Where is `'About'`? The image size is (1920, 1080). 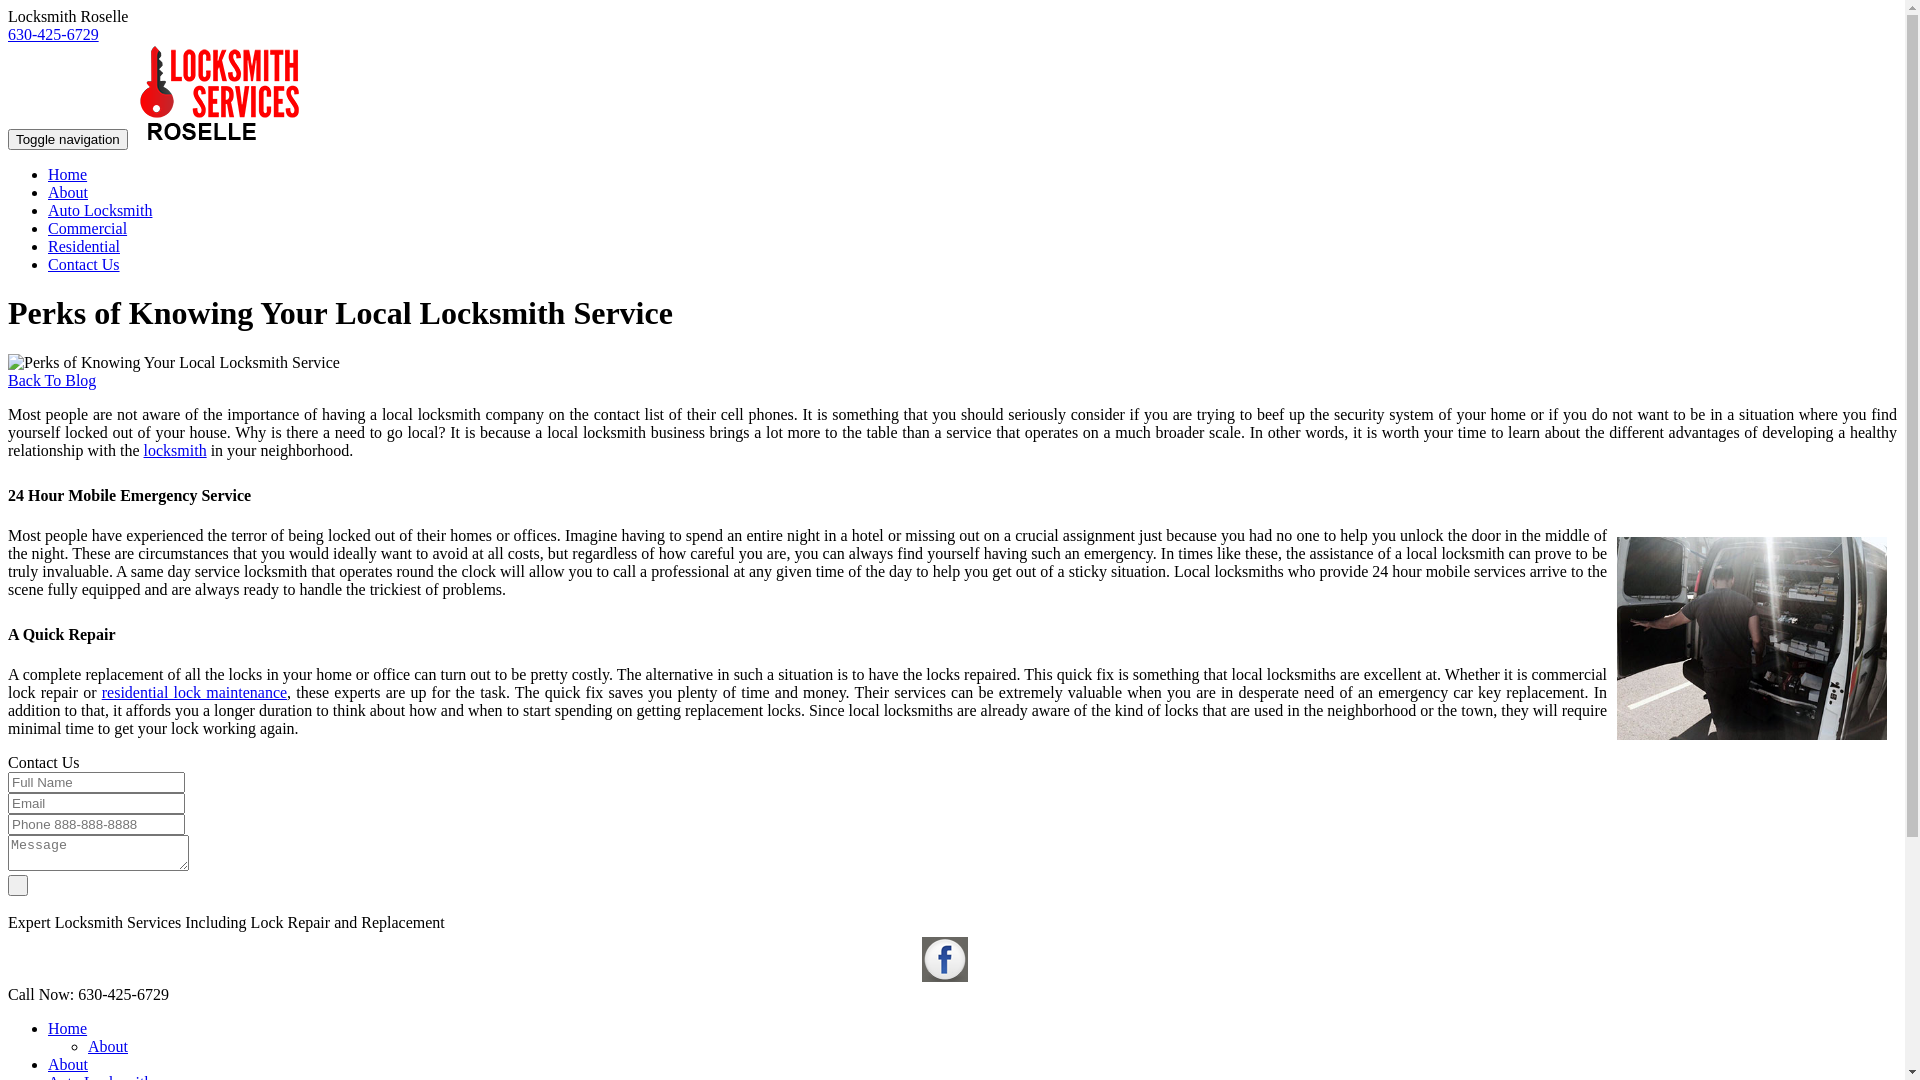
'About' is located at coordinates (67, 192).